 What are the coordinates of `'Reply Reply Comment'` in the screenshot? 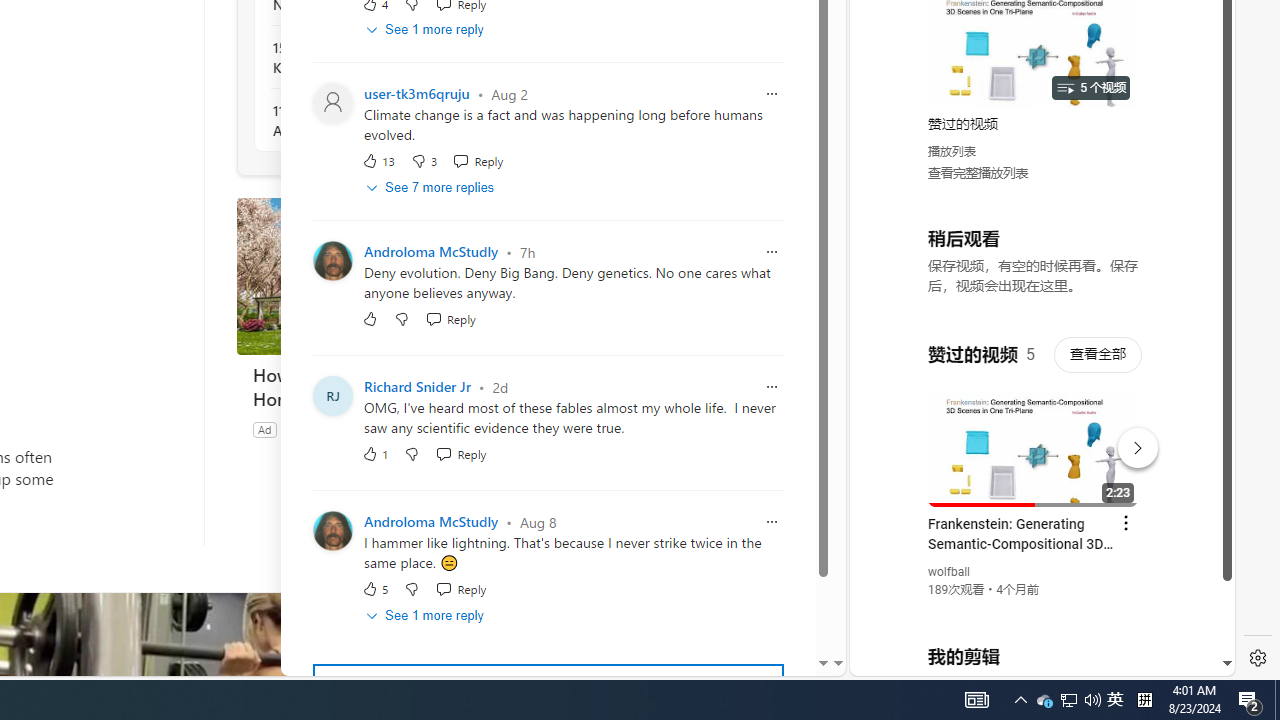 It's located at (460, 588).